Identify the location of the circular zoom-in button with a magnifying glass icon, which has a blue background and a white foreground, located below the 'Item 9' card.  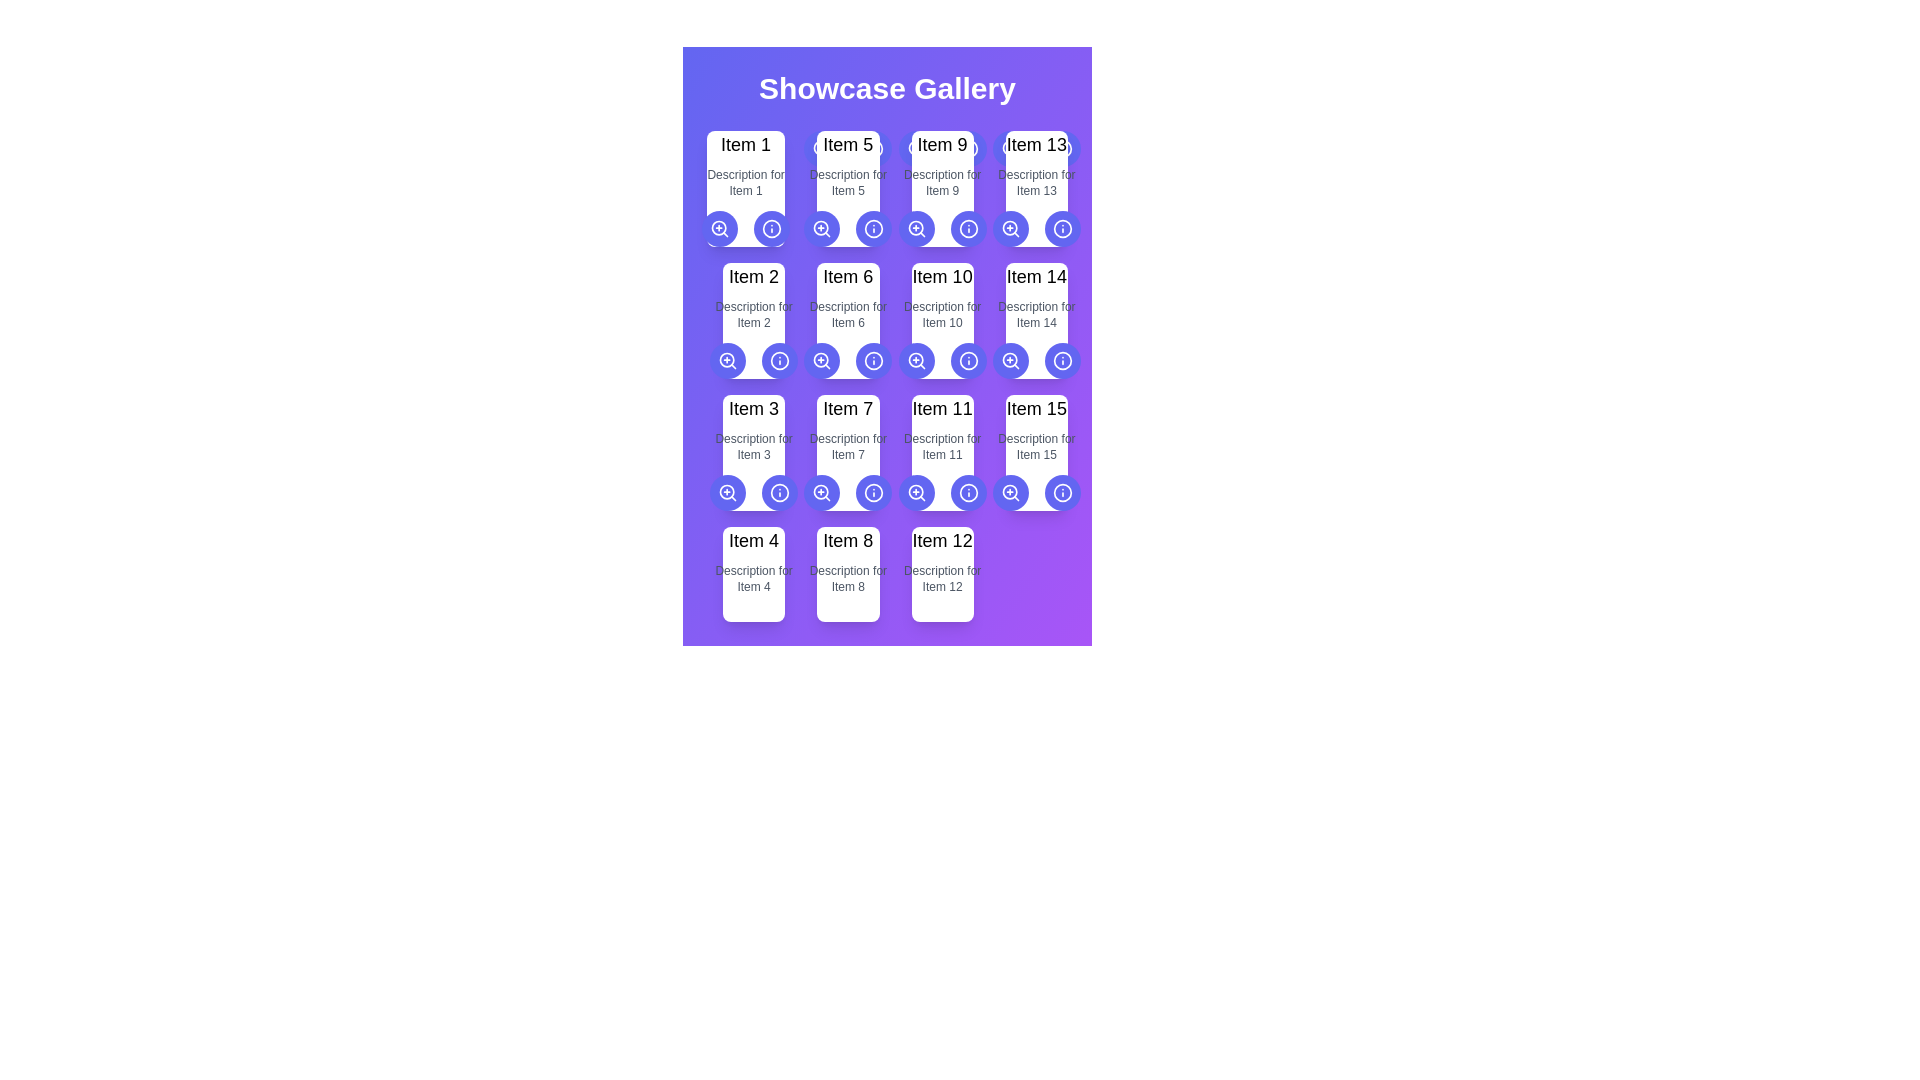
(915, 227).